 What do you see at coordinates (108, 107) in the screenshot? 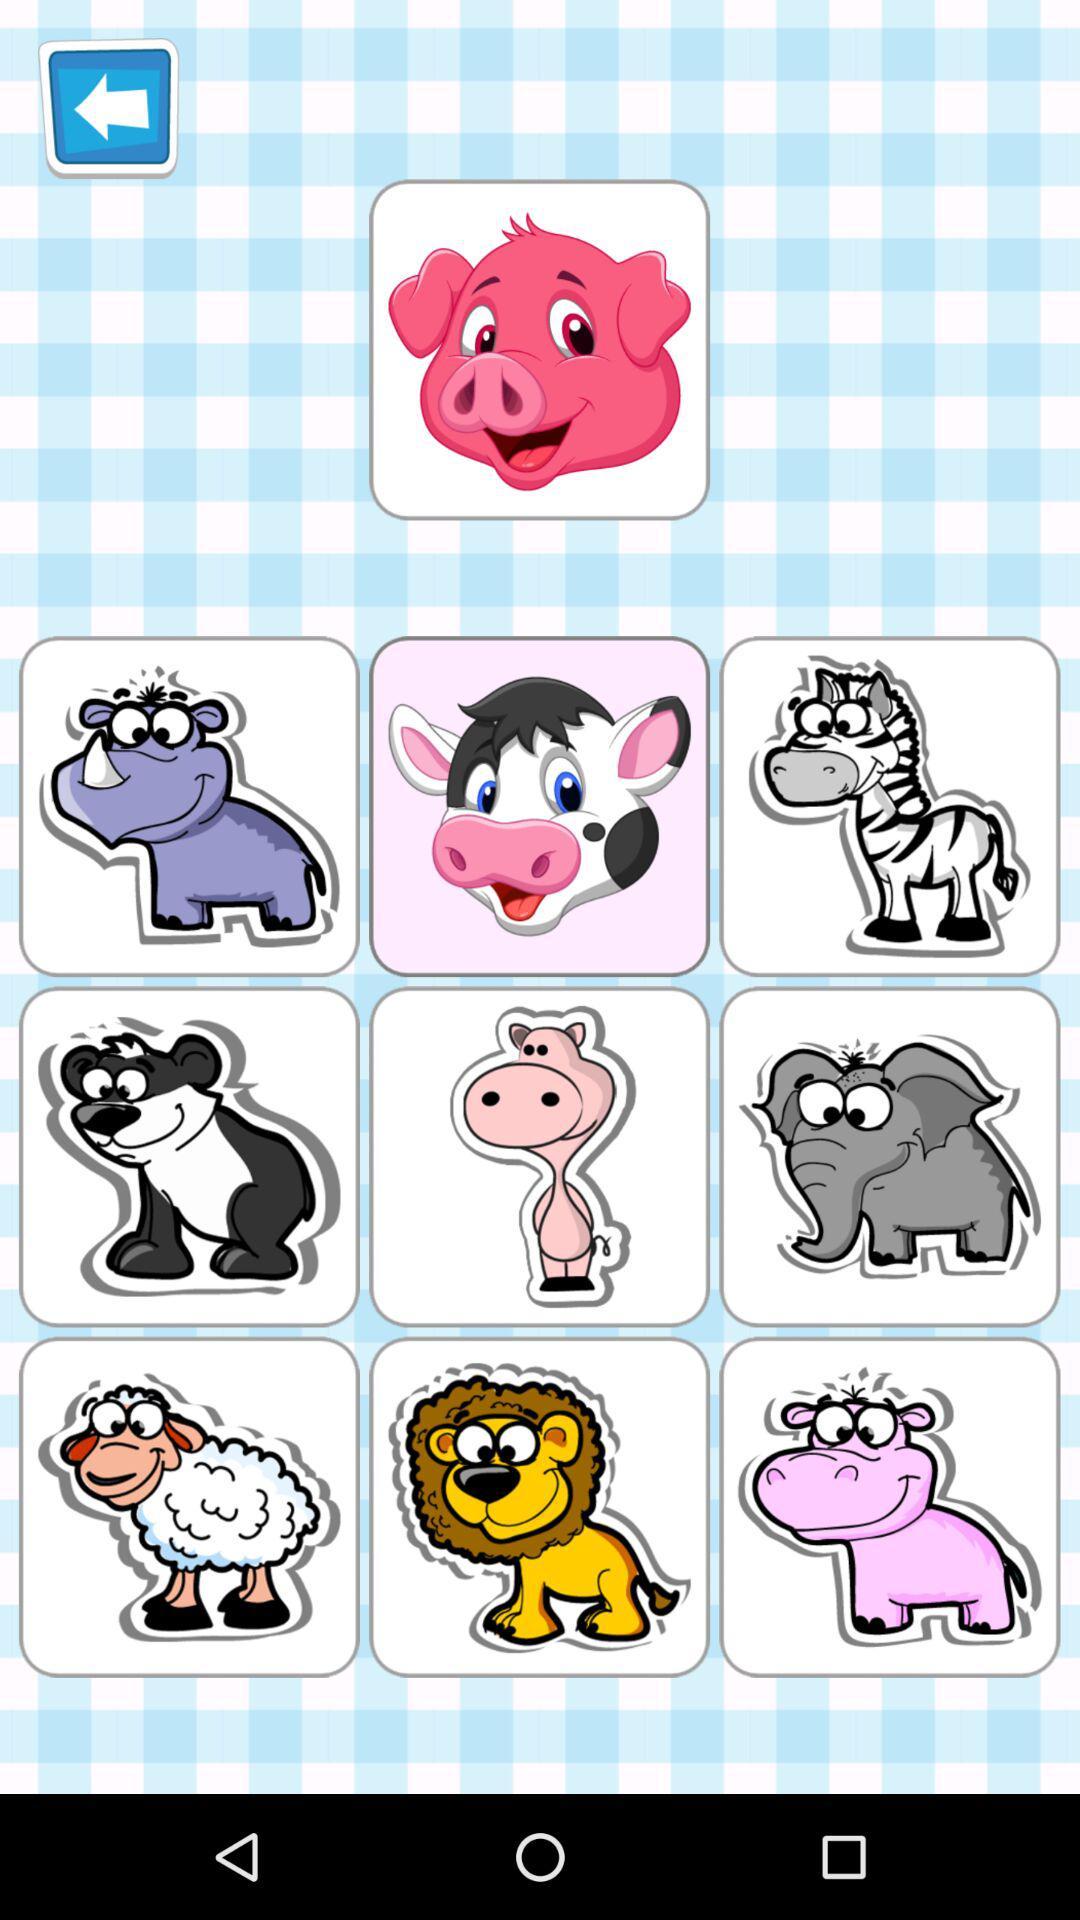
I see `go back` at bounding box center [108, 107].